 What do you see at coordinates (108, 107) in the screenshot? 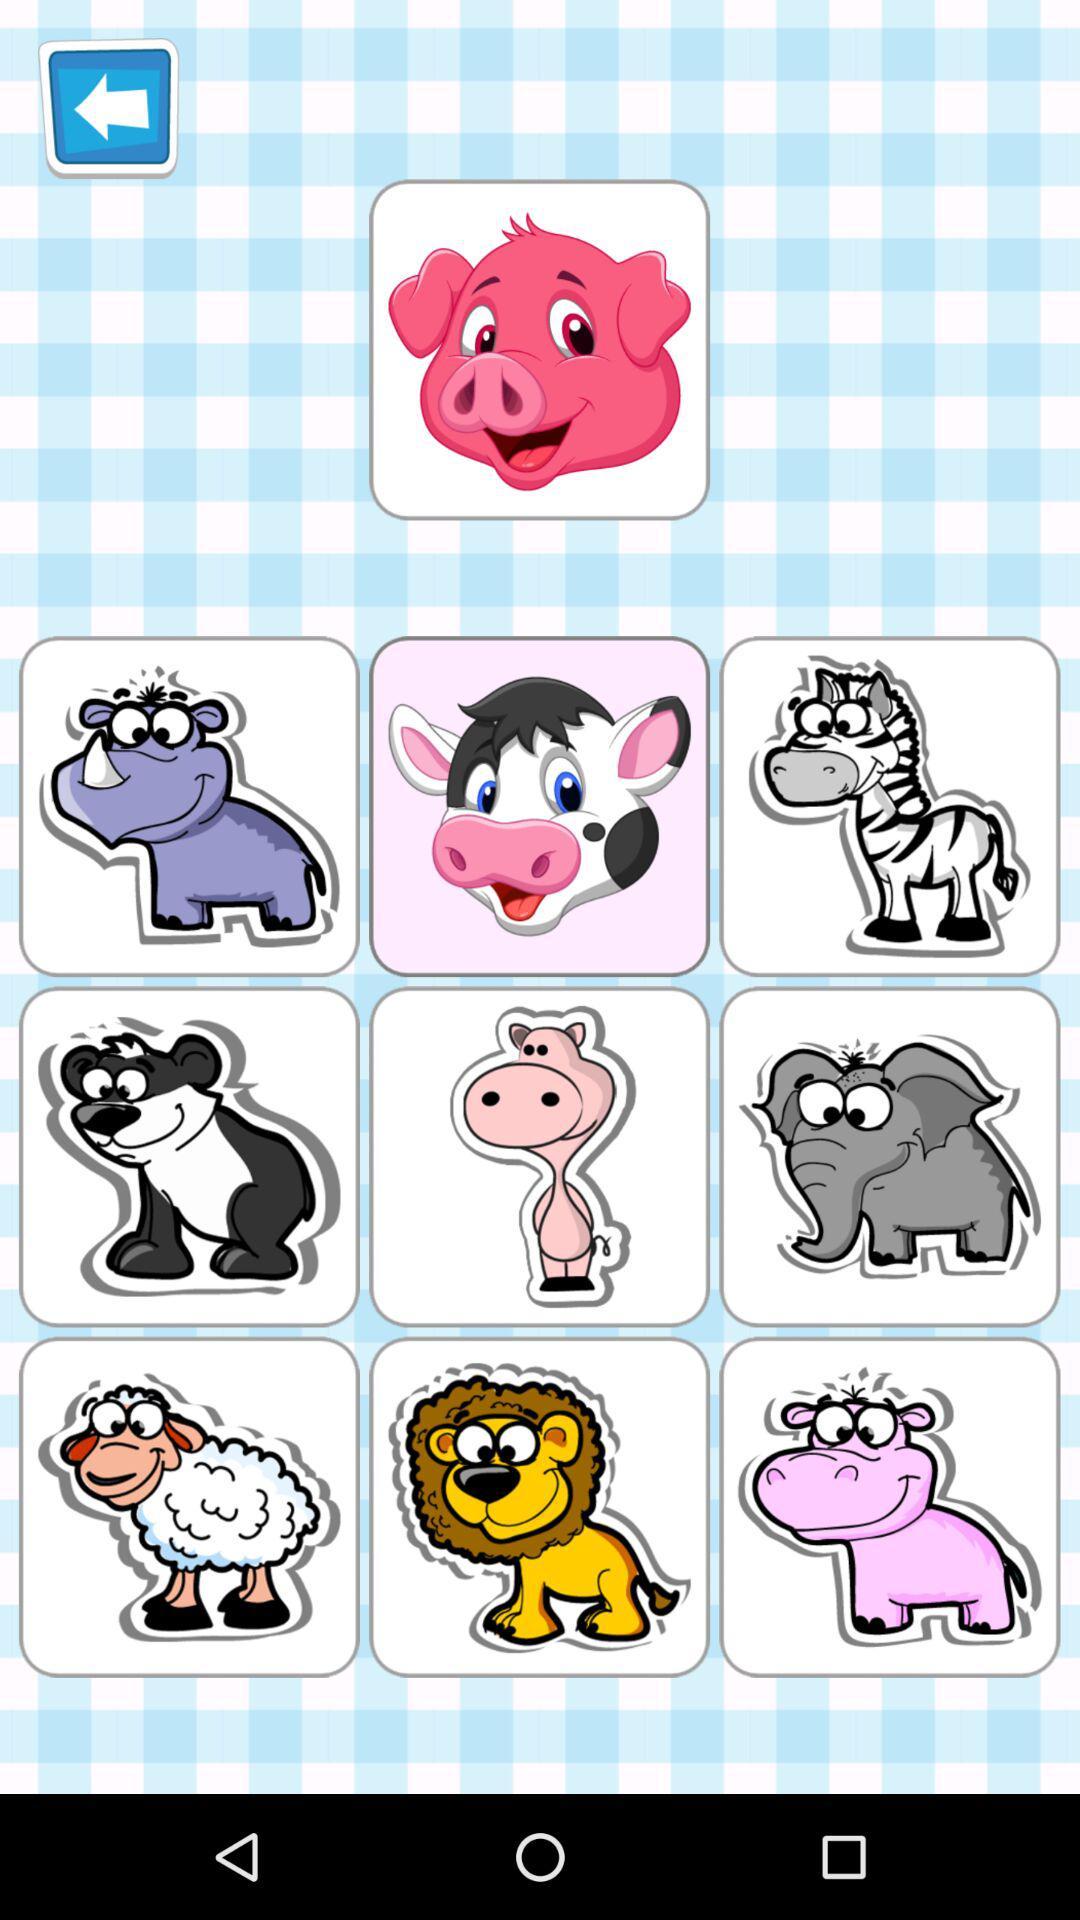
I see `go back` at bounding box center [108, 107].